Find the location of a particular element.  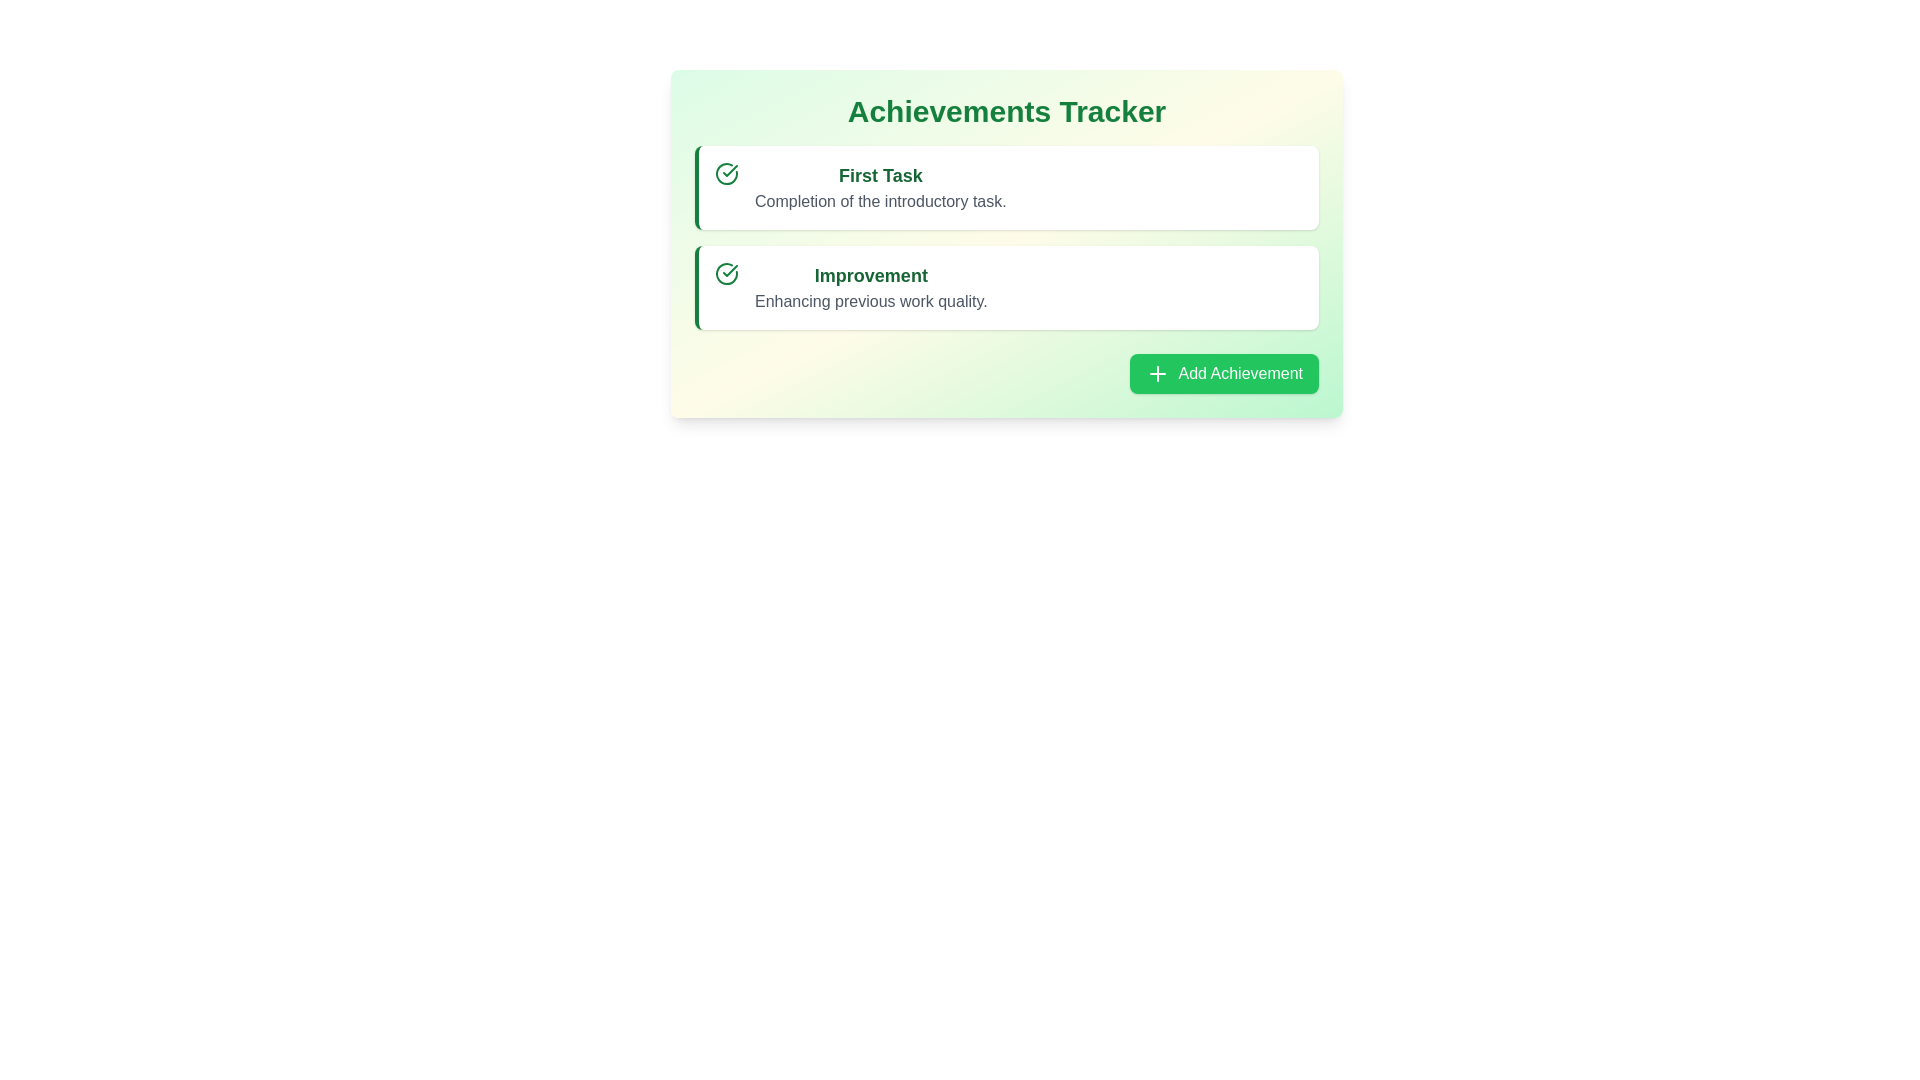

the text label reading 'Enhancing previous work quality.' located beneath the title 'Improvement' in the 'Achievements Tracker' section is located at coordinates (871, 301).